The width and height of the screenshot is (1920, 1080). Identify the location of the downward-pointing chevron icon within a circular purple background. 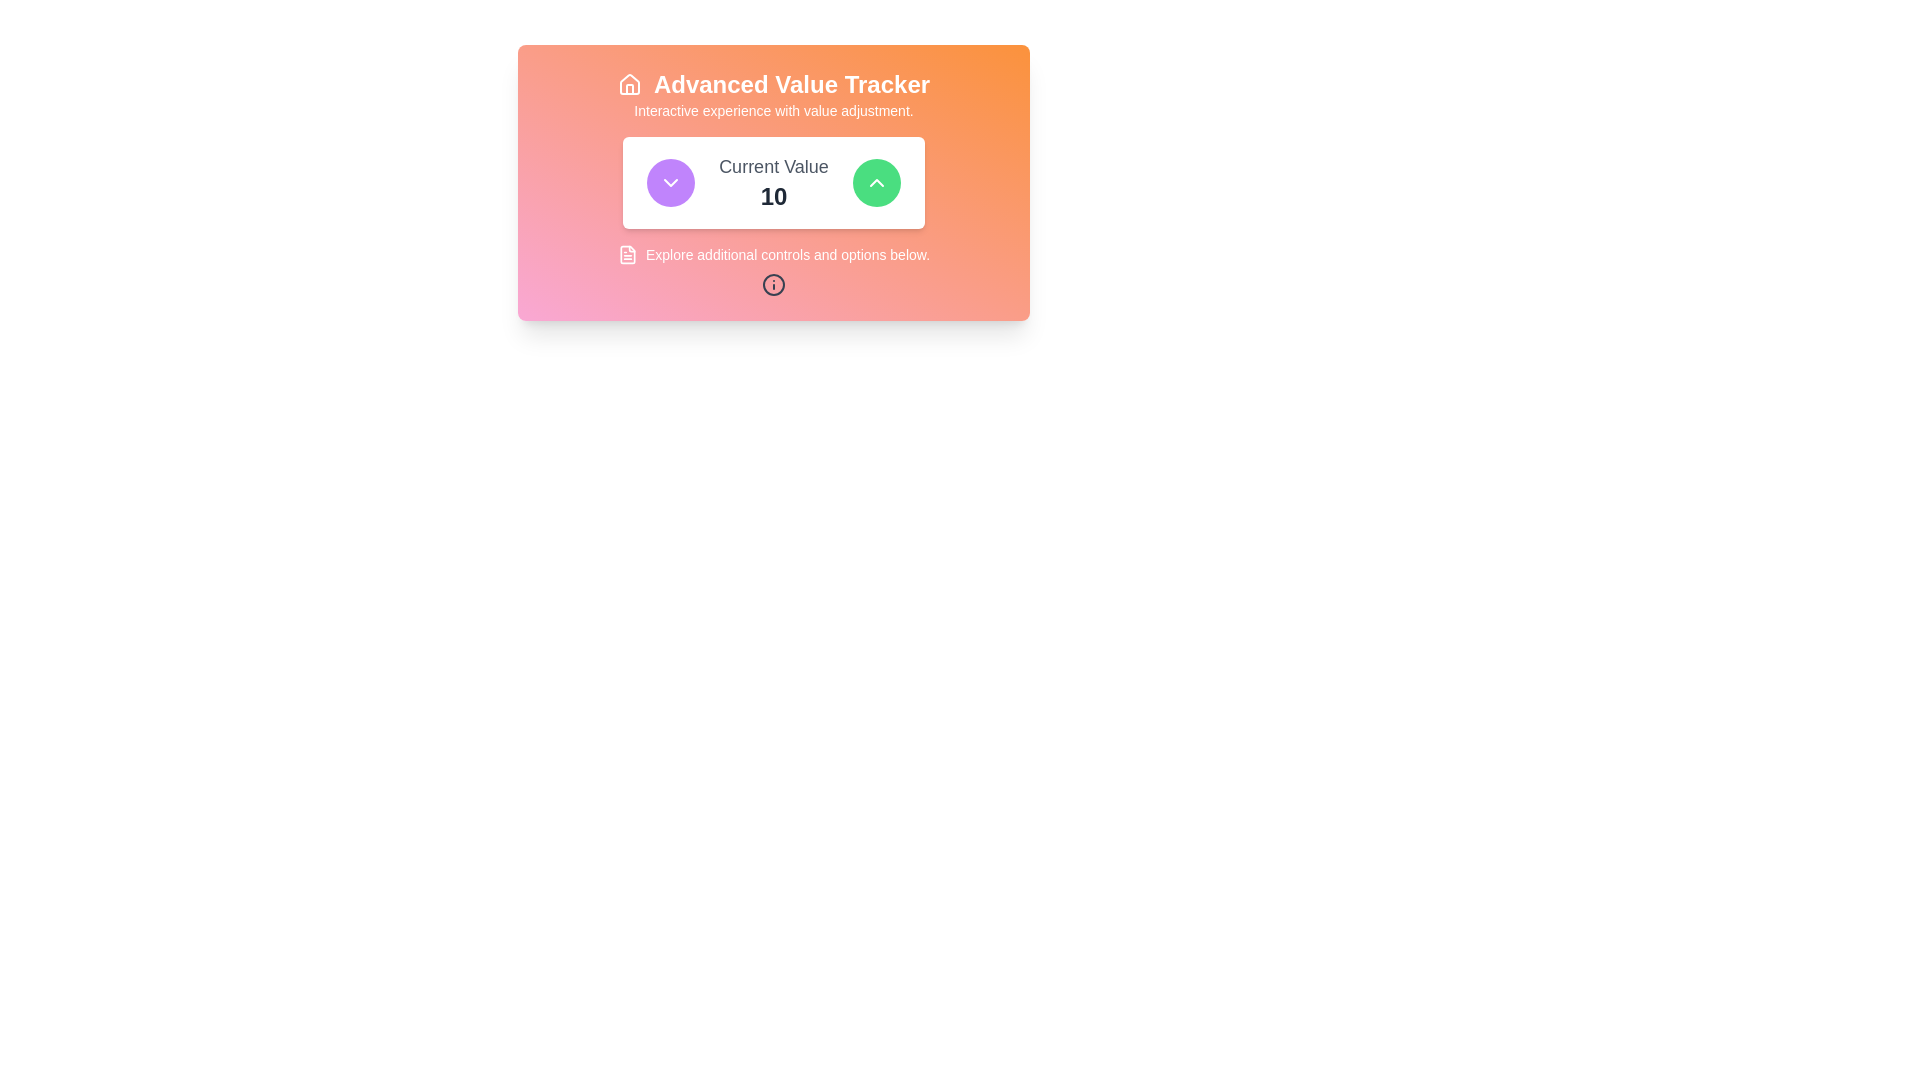
(671, 182).